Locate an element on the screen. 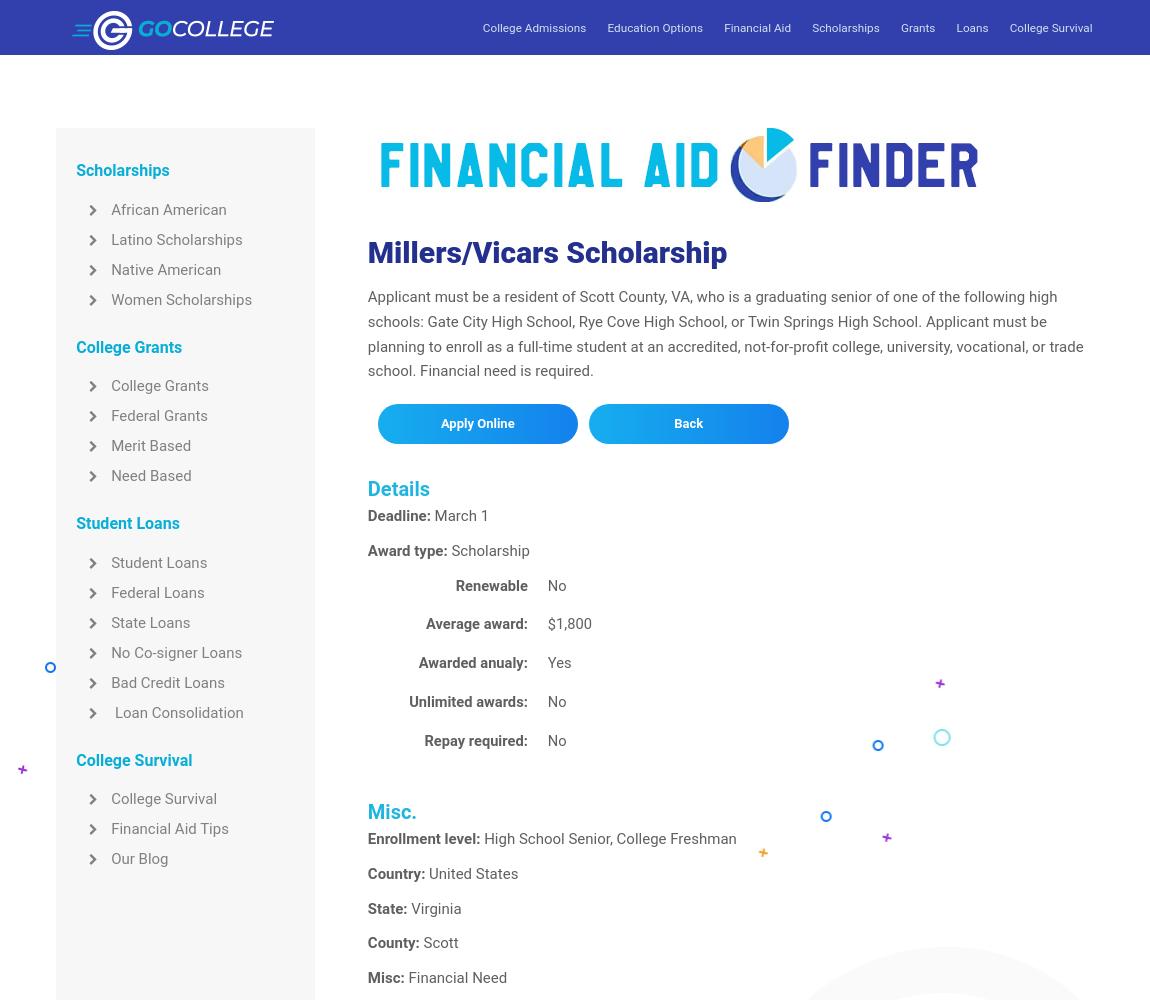  'Repay required:' is located at coordinates (424, 740).